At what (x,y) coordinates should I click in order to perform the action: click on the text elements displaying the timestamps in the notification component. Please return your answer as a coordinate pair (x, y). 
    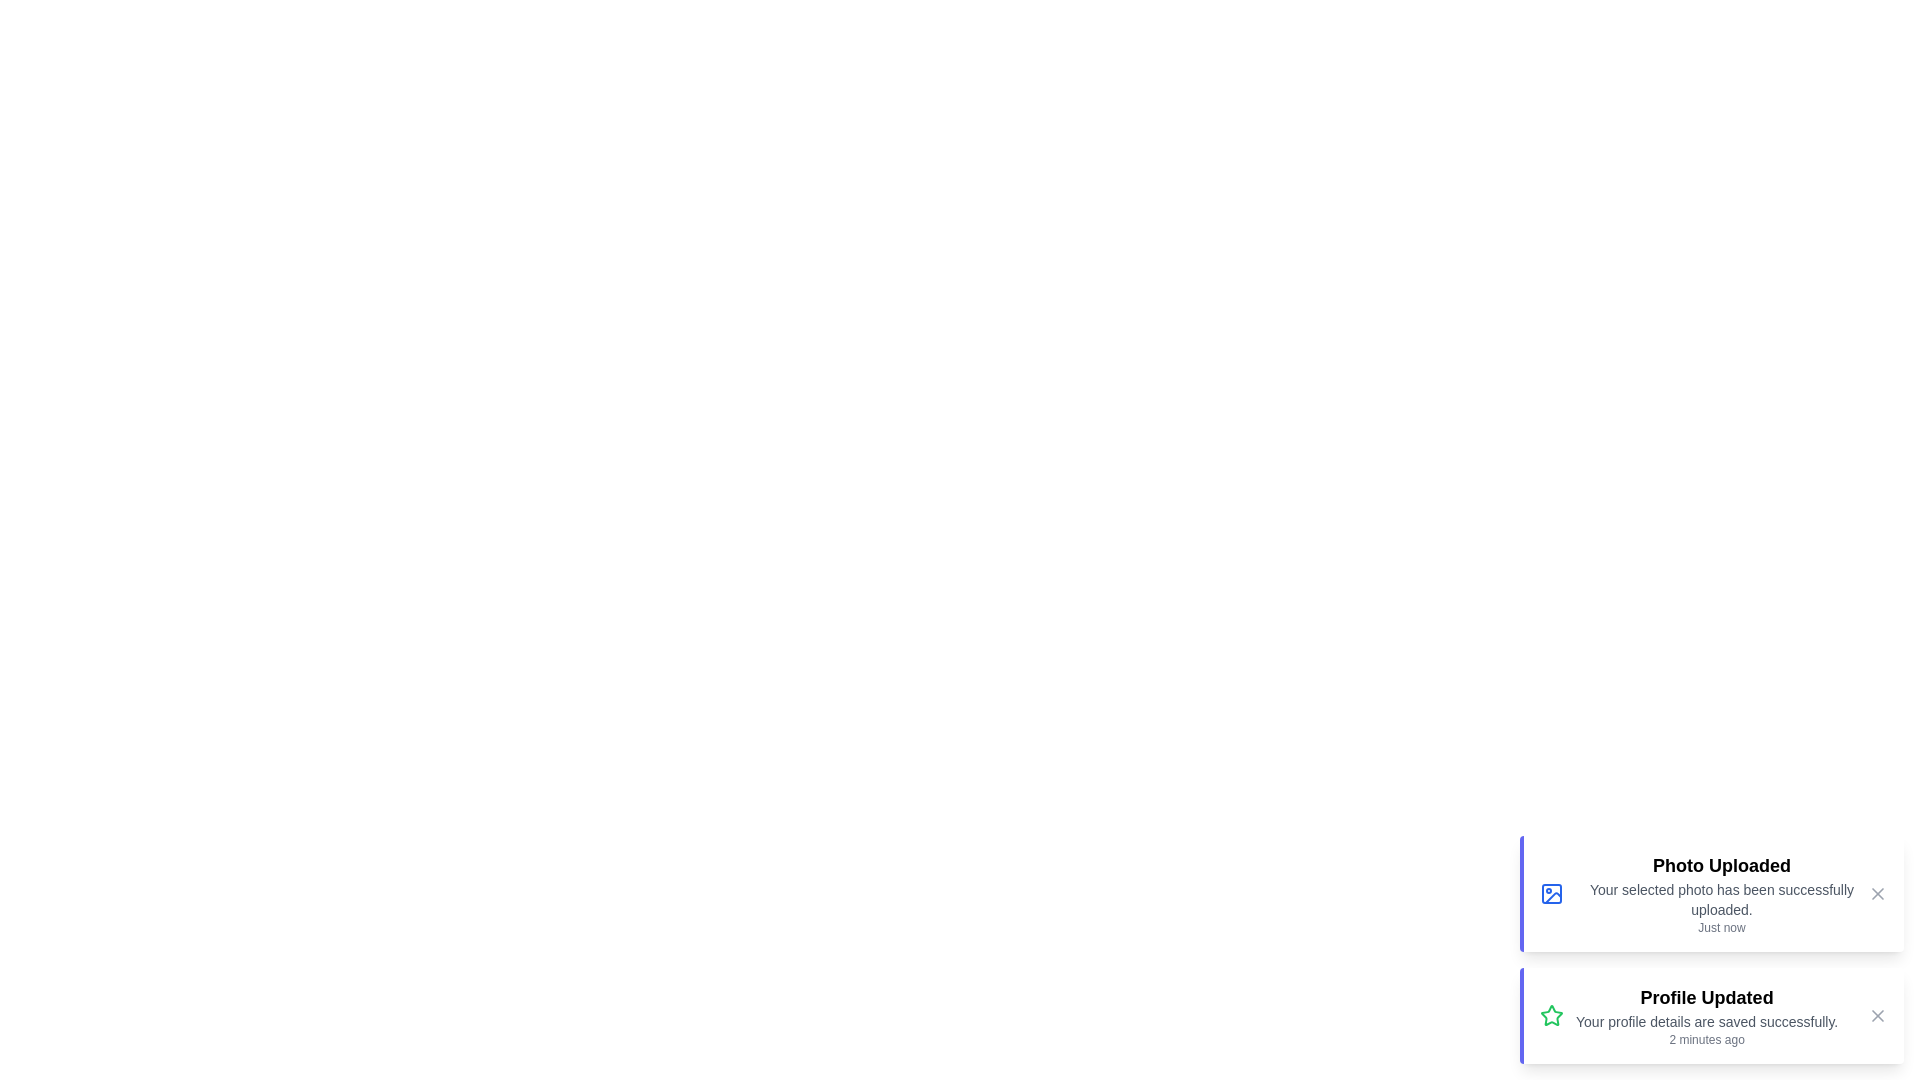
    Looking at the image, I should click on (1721, 928).